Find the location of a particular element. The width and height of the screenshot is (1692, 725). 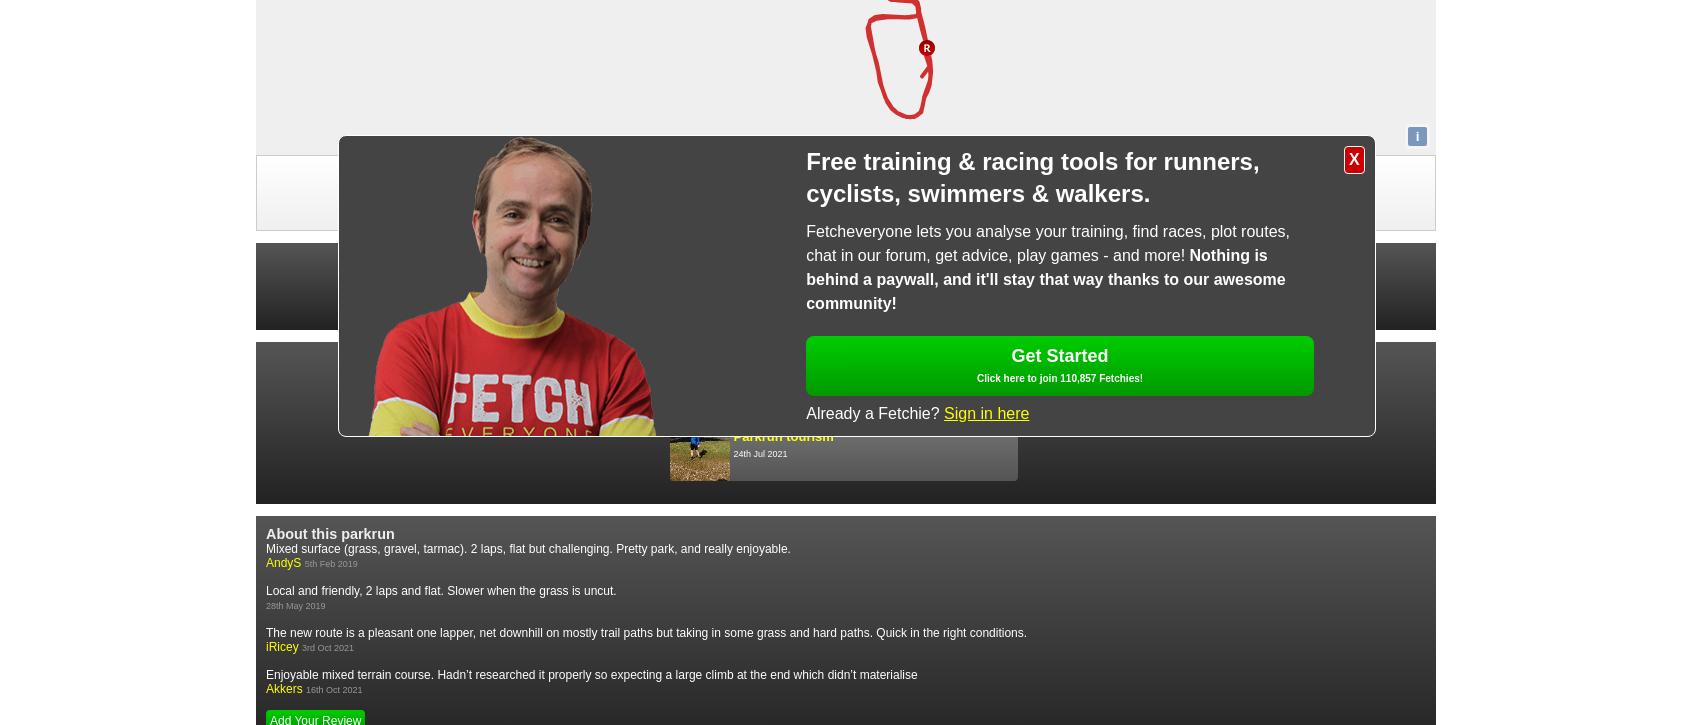

'16th Oct 2021' is located at coordinates (333, 687).